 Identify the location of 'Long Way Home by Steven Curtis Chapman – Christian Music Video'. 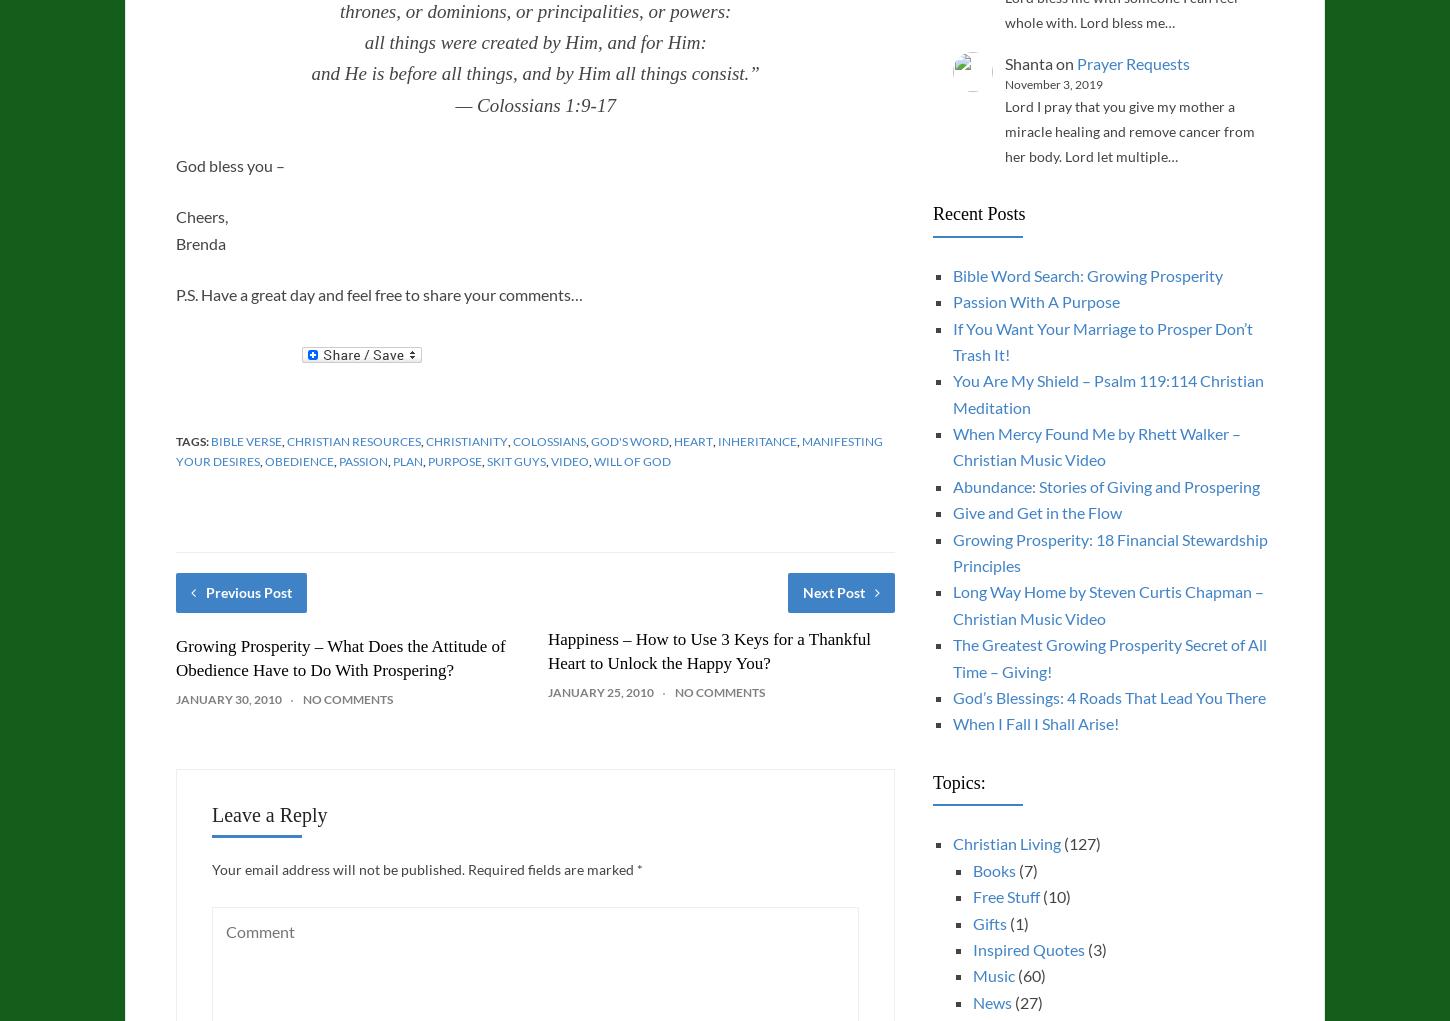
(1106, 604).